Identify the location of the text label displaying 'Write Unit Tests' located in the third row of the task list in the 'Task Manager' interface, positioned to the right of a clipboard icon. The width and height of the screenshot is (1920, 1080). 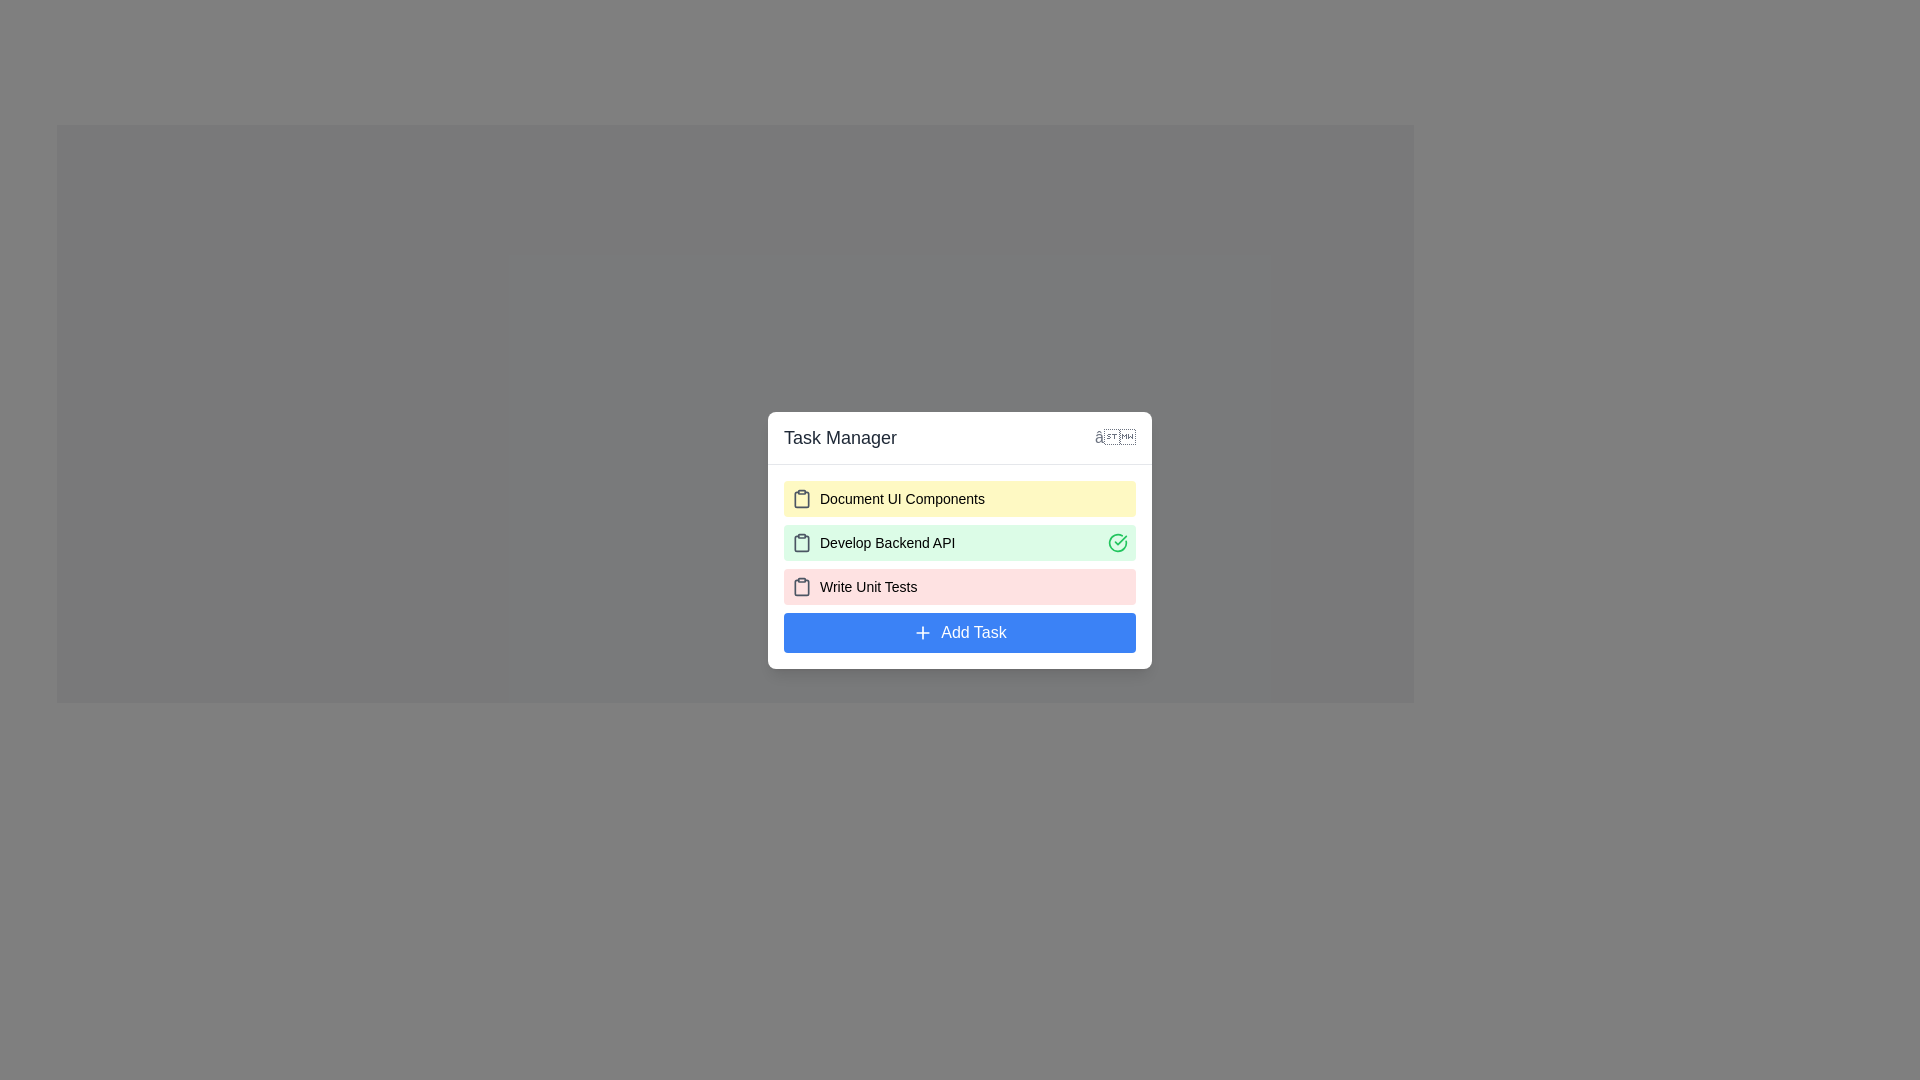
(868, 585).